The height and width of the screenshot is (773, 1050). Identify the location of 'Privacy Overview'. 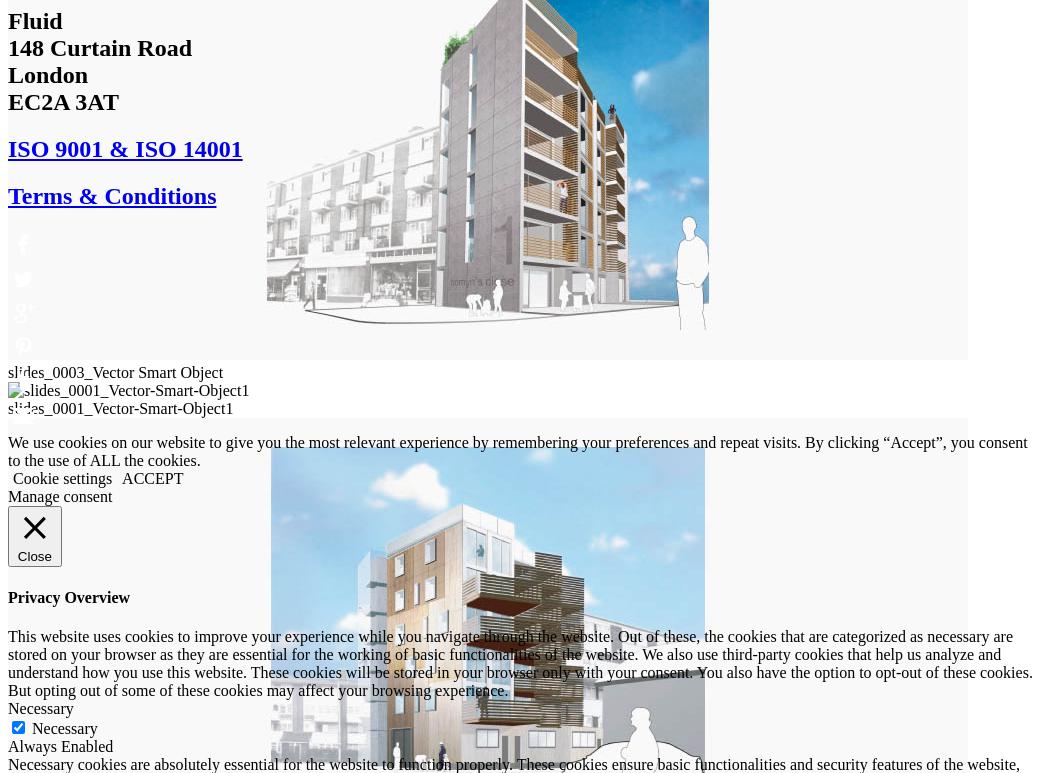
(7, 596).